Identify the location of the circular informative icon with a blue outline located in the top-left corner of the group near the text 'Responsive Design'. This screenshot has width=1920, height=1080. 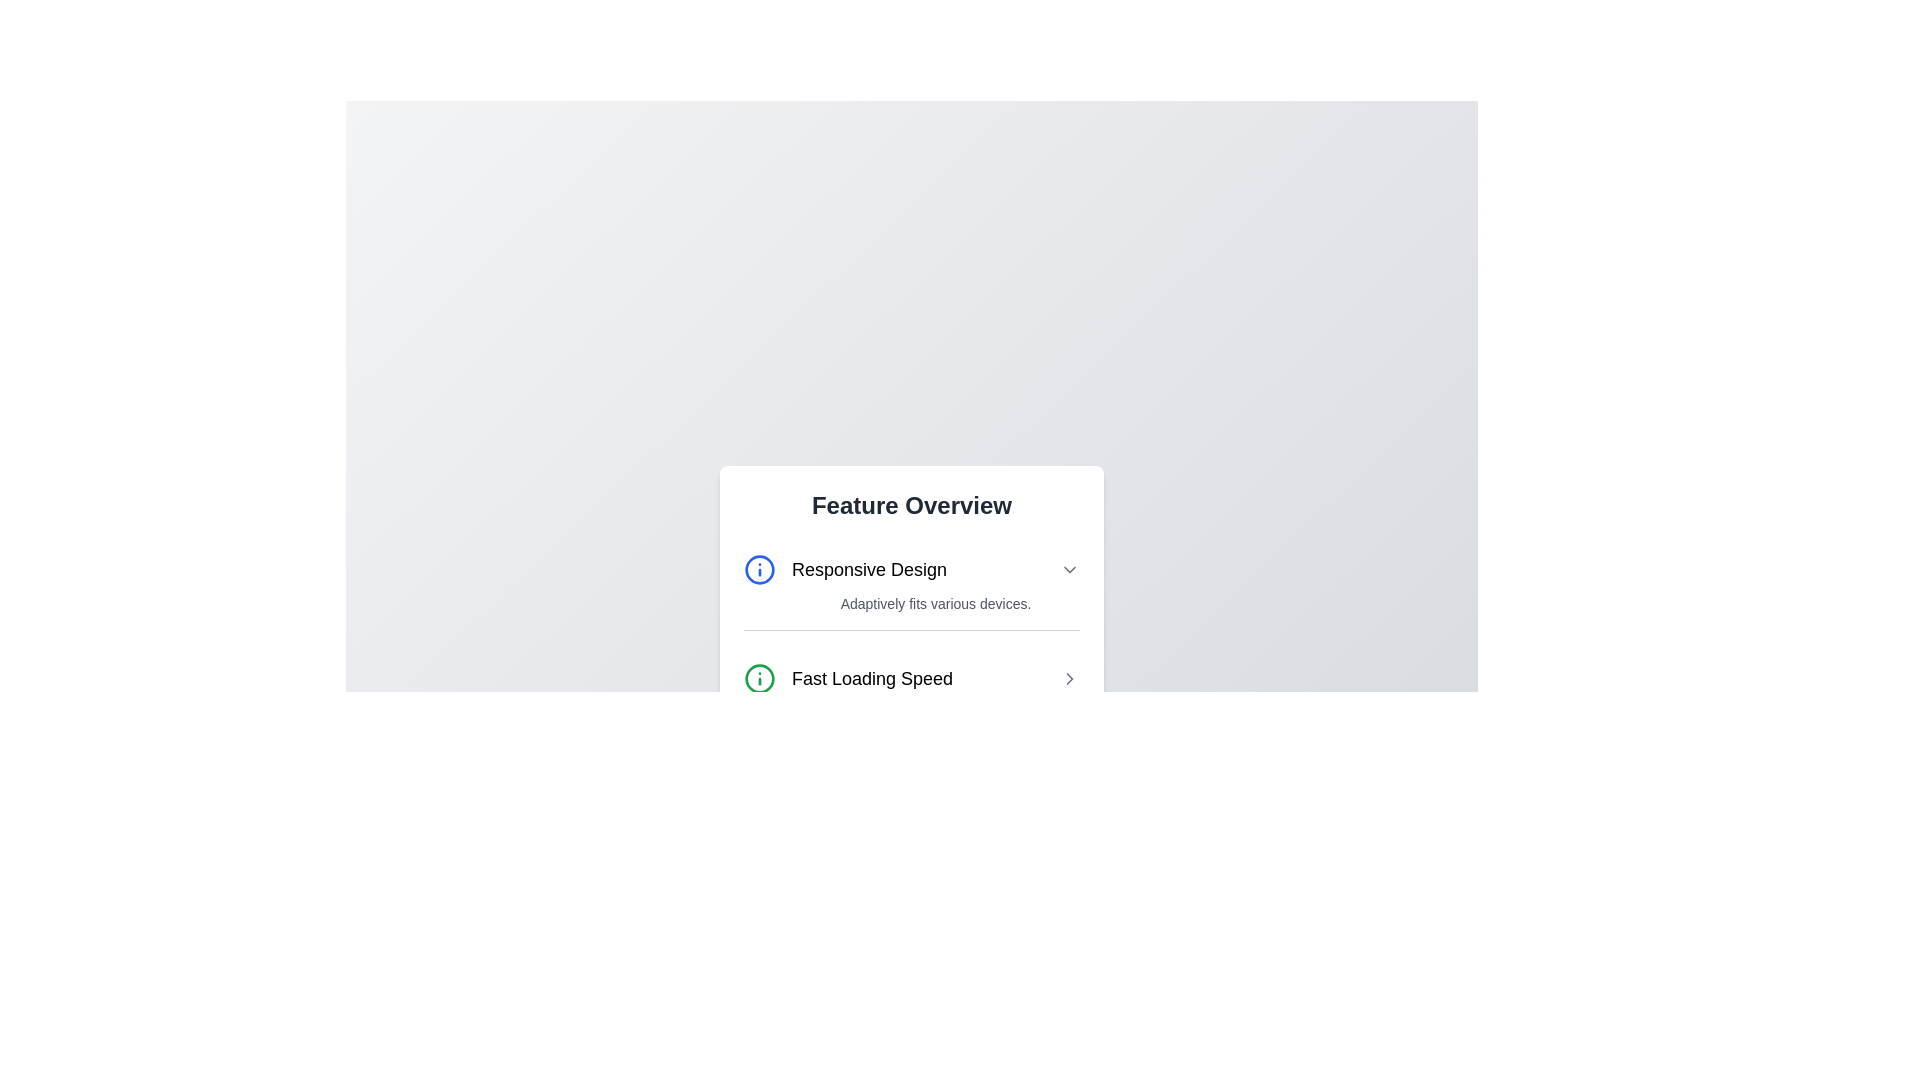
(758, 569).